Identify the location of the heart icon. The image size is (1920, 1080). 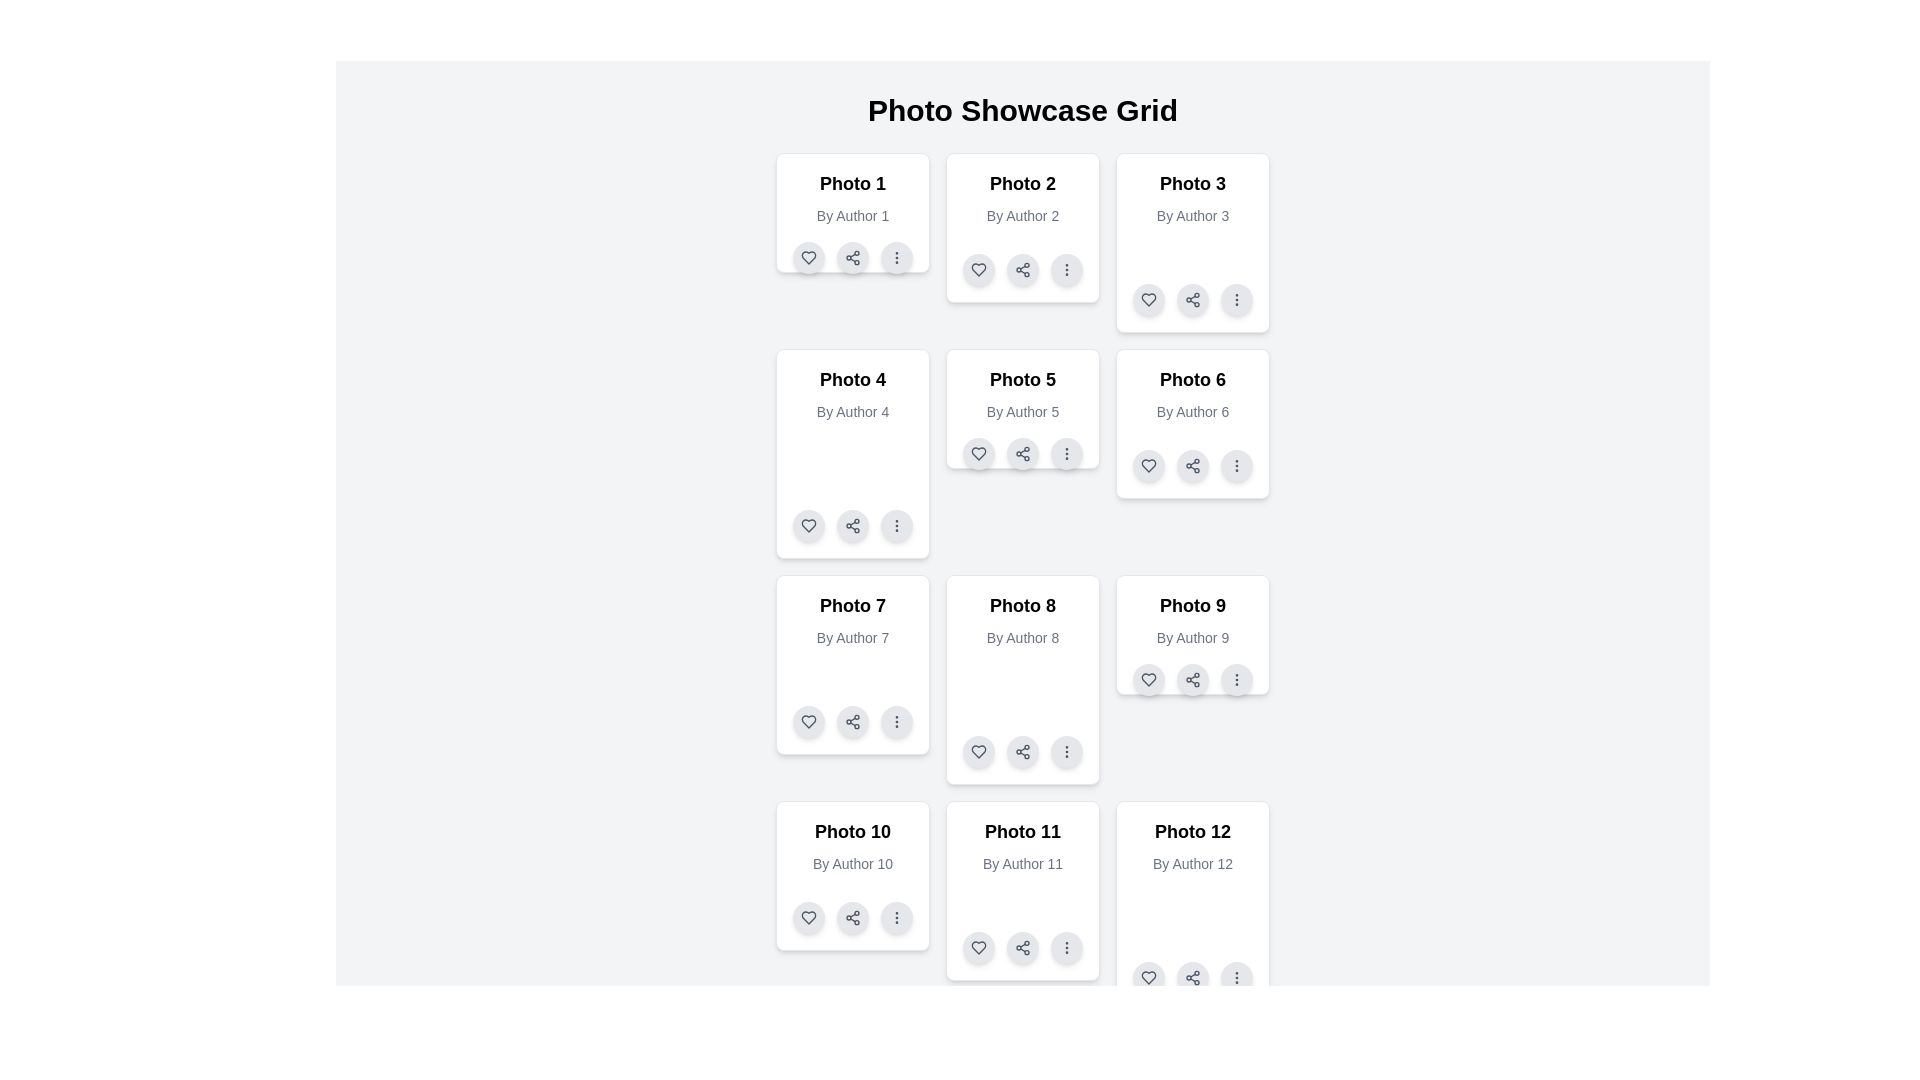
(1148, 466).